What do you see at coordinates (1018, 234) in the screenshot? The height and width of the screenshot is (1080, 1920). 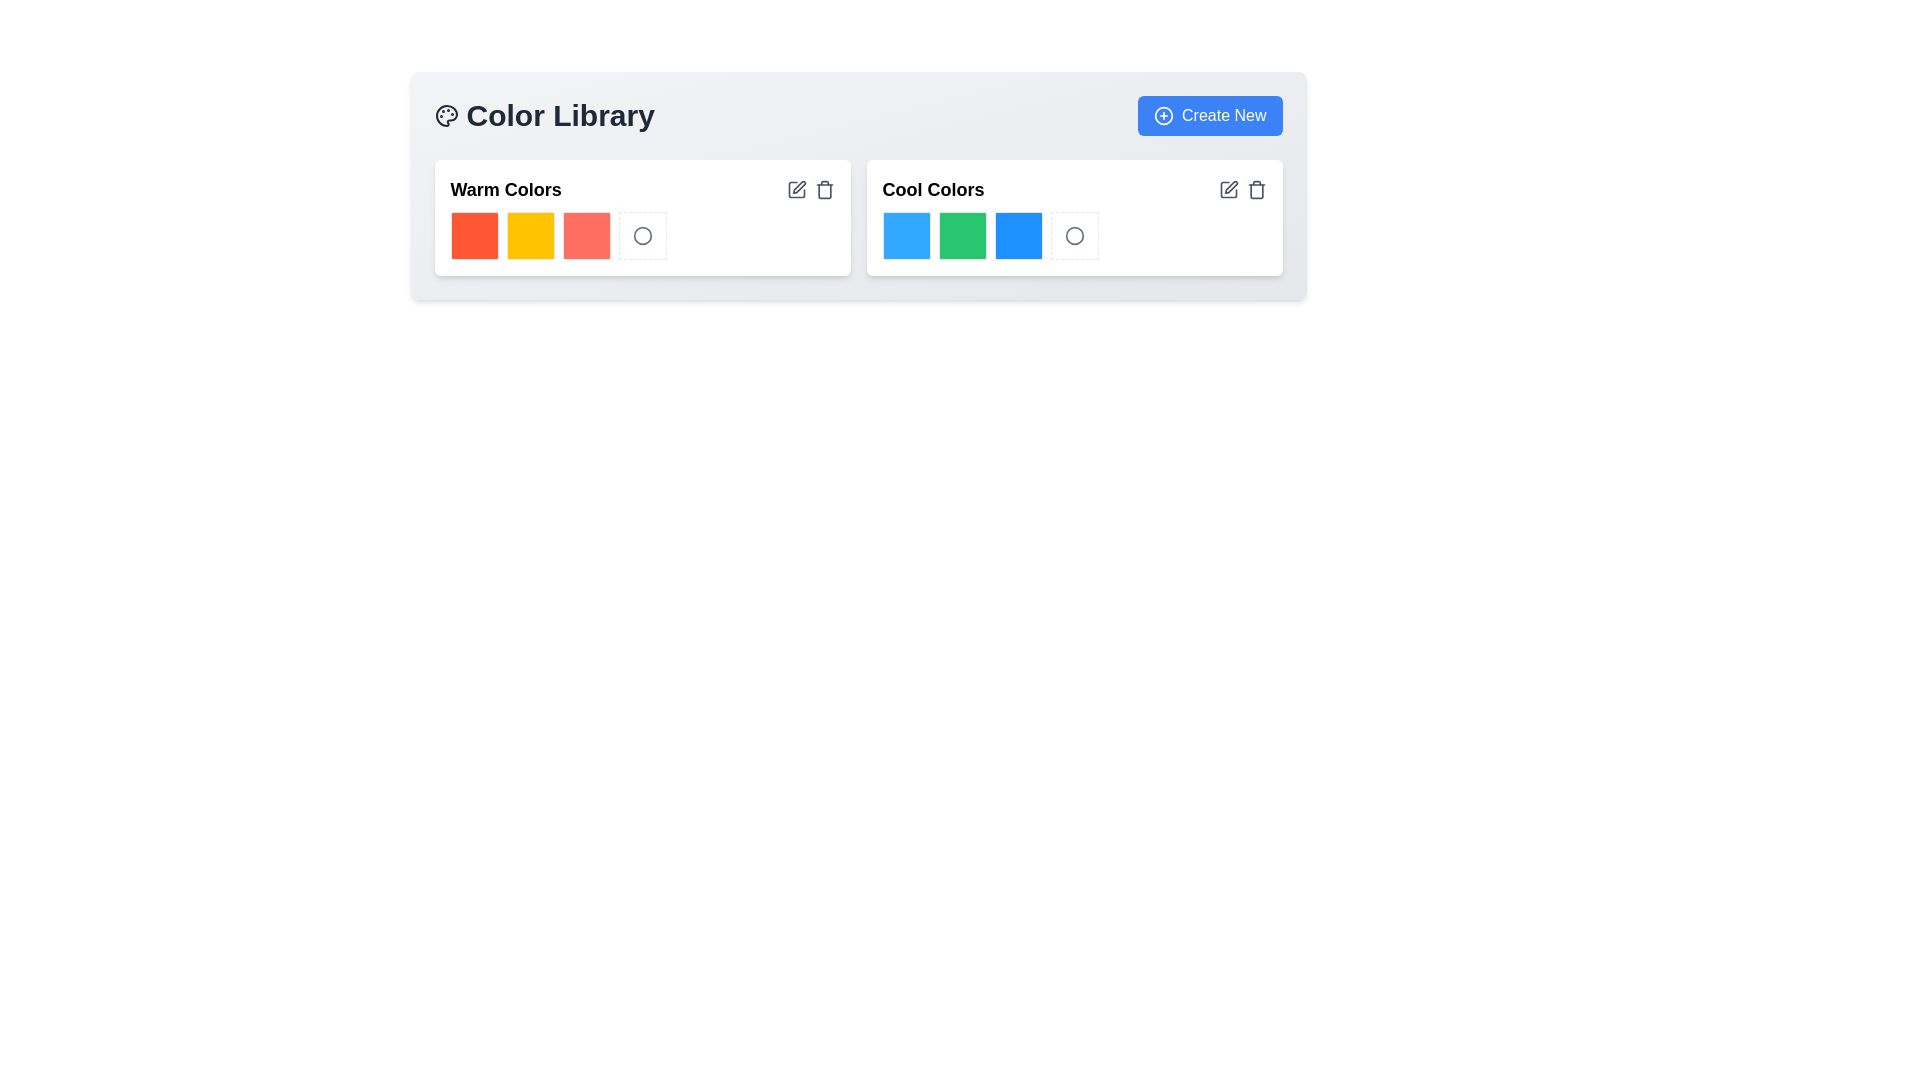 I see `the third square color swatch in the 'Cool Colors' section of the 'Color Library' card` at bounding box center [1018, 234].